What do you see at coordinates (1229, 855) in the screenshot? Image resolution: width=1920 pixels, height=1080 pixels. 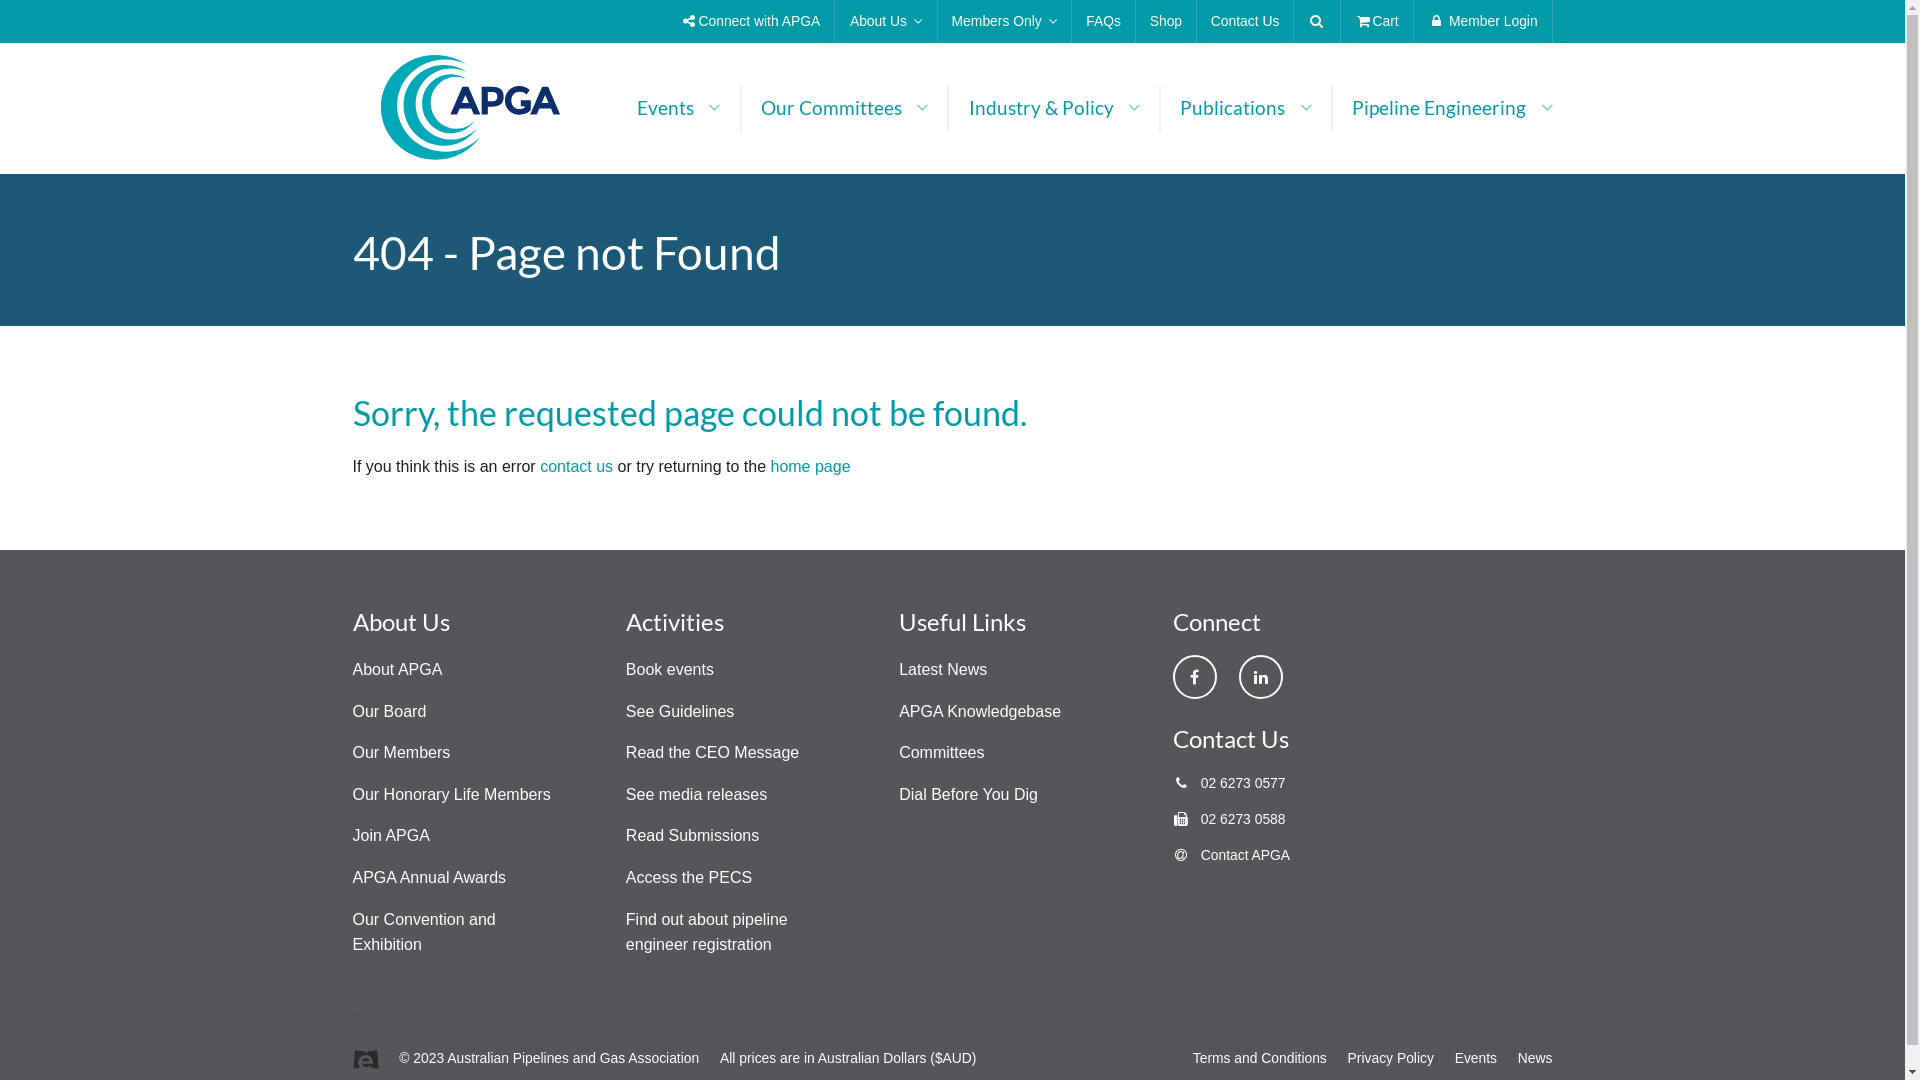 I see `'Contact APGA'` at bounding box center [1229, 855].